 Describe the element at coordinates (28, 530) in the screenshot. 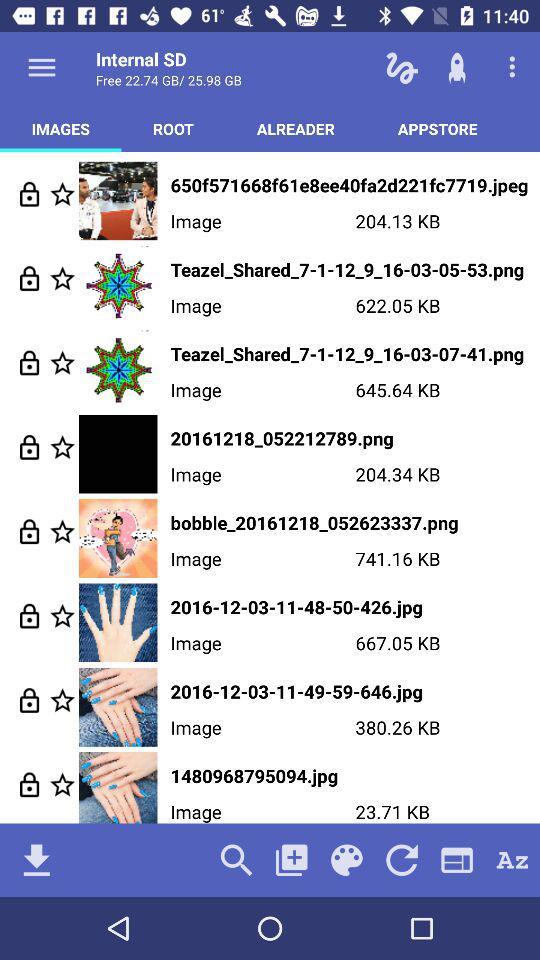

I see `lock an image` at that location.